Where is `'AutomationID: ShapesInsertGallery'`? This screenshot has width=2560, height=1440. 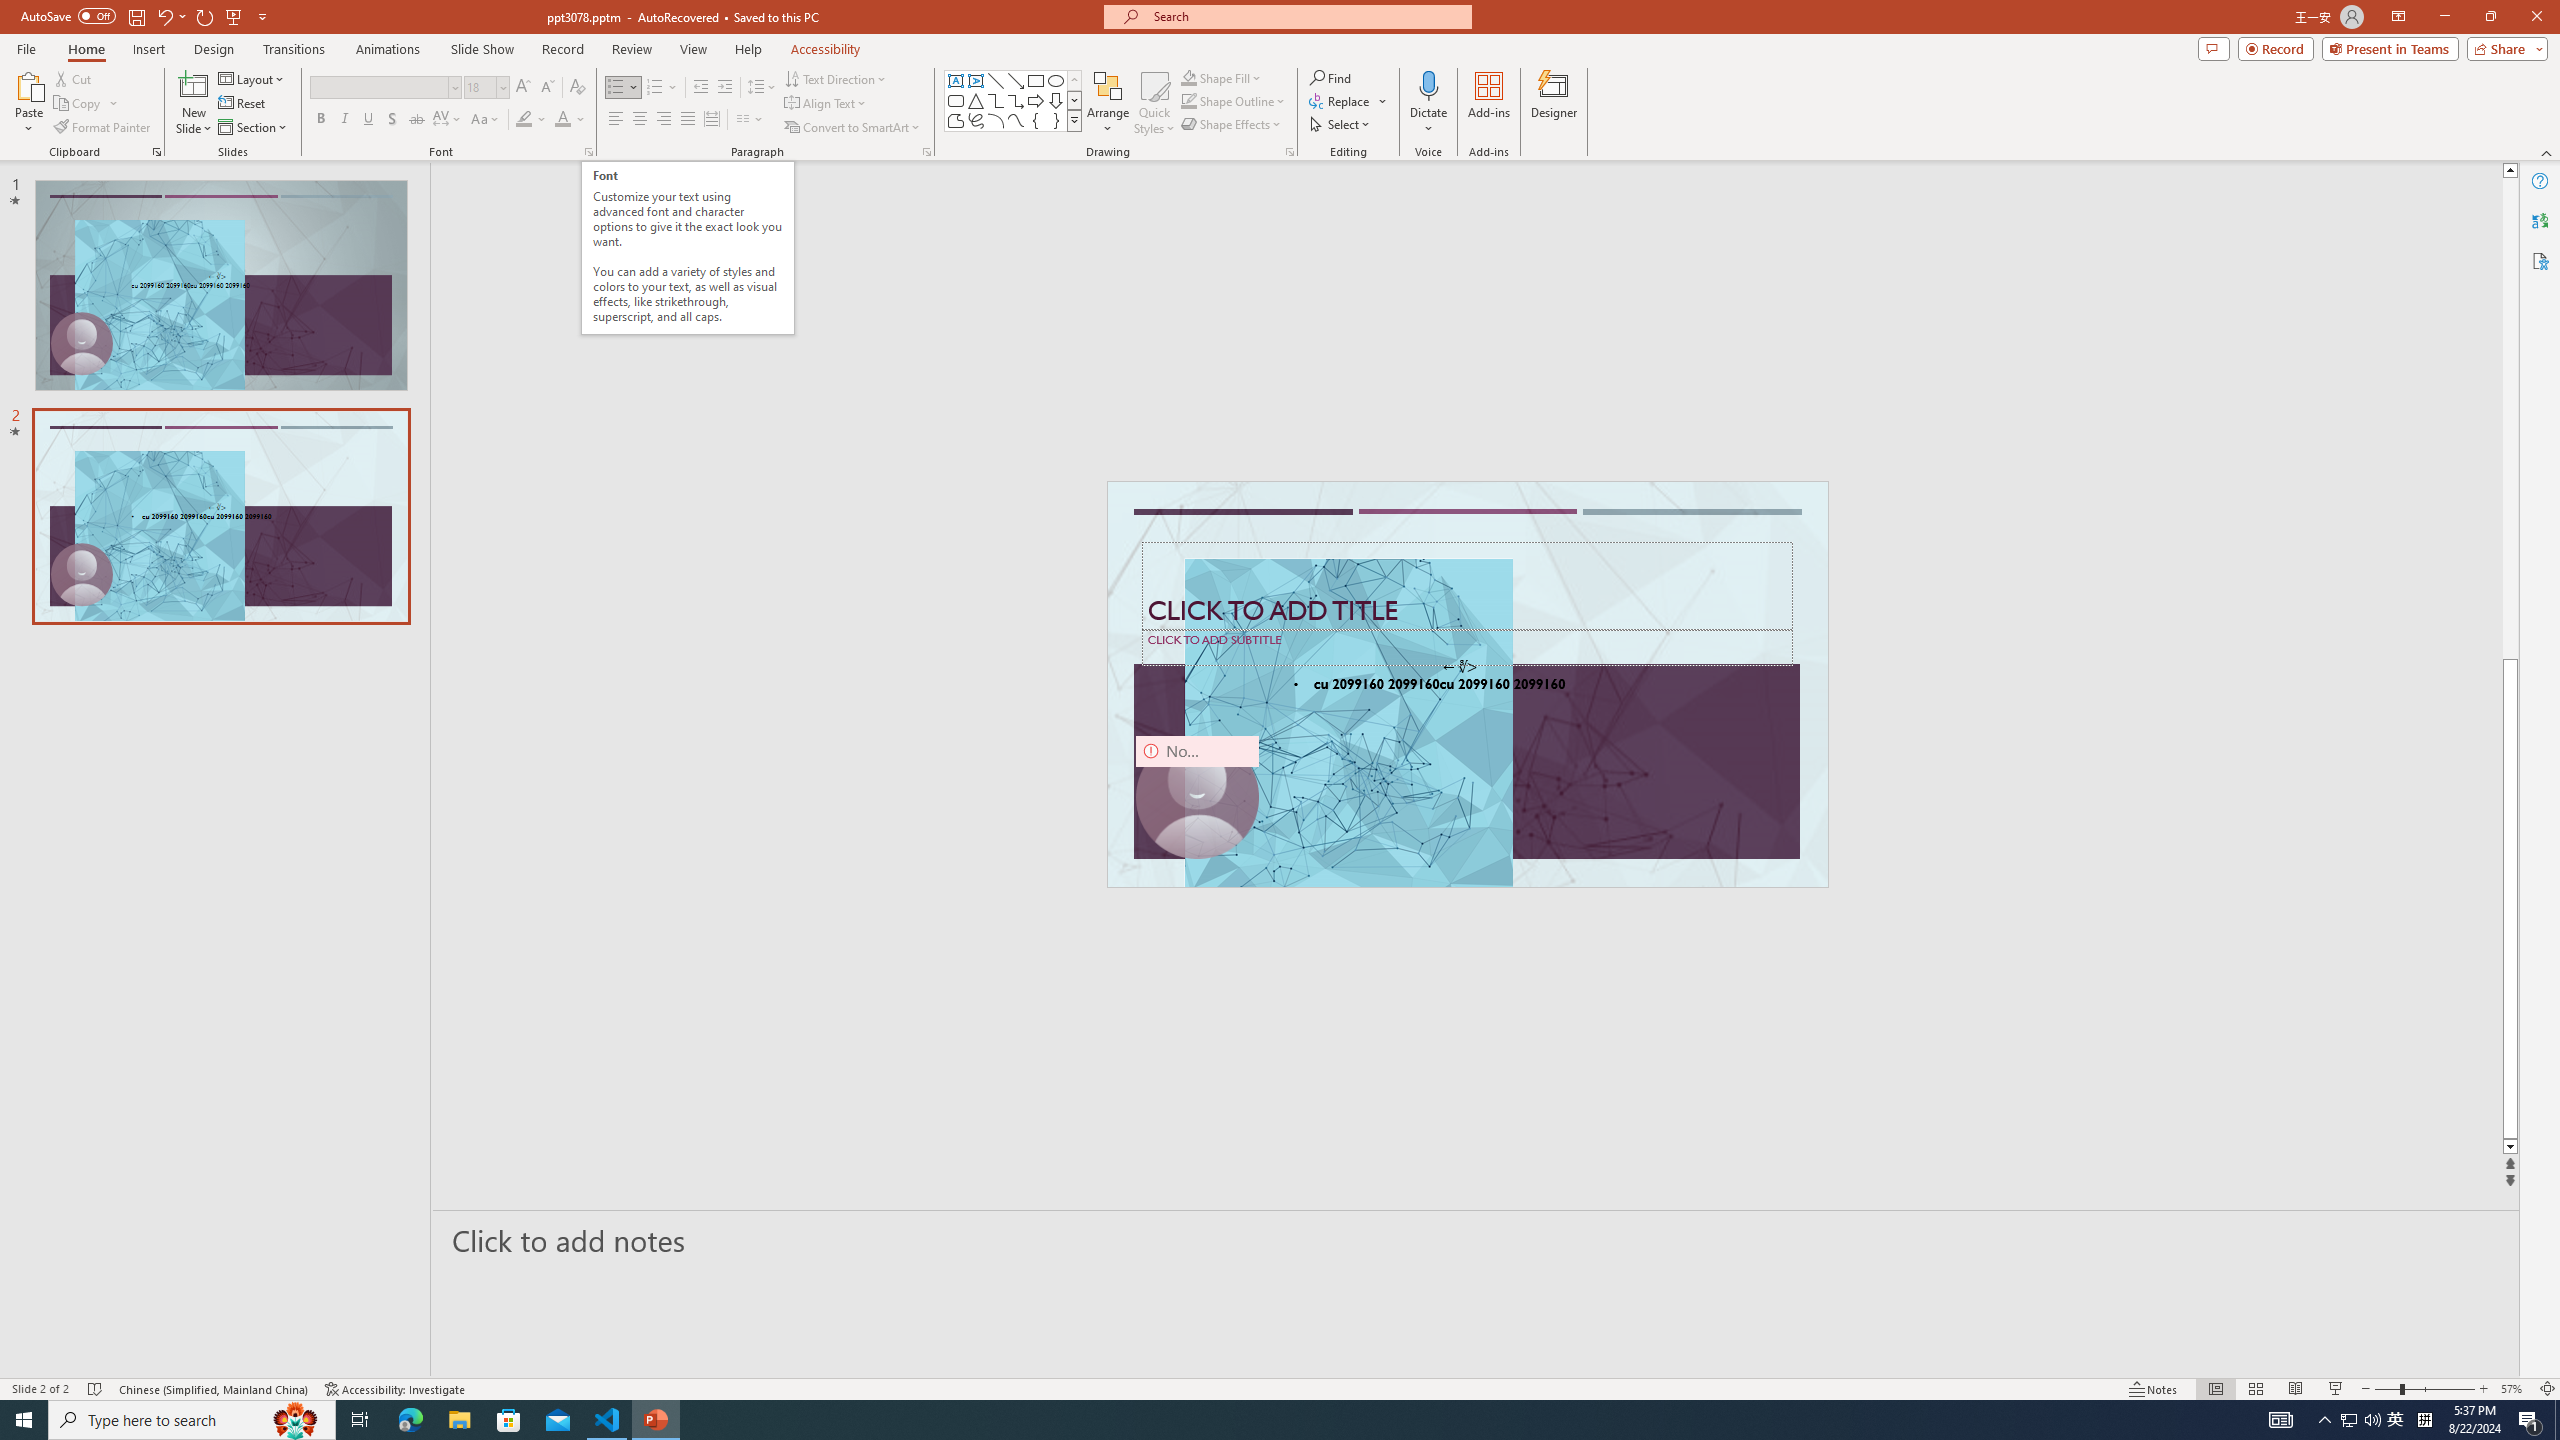
'AutomationID: ShapesInsertGallery' is located at coordinates (1012, 100).